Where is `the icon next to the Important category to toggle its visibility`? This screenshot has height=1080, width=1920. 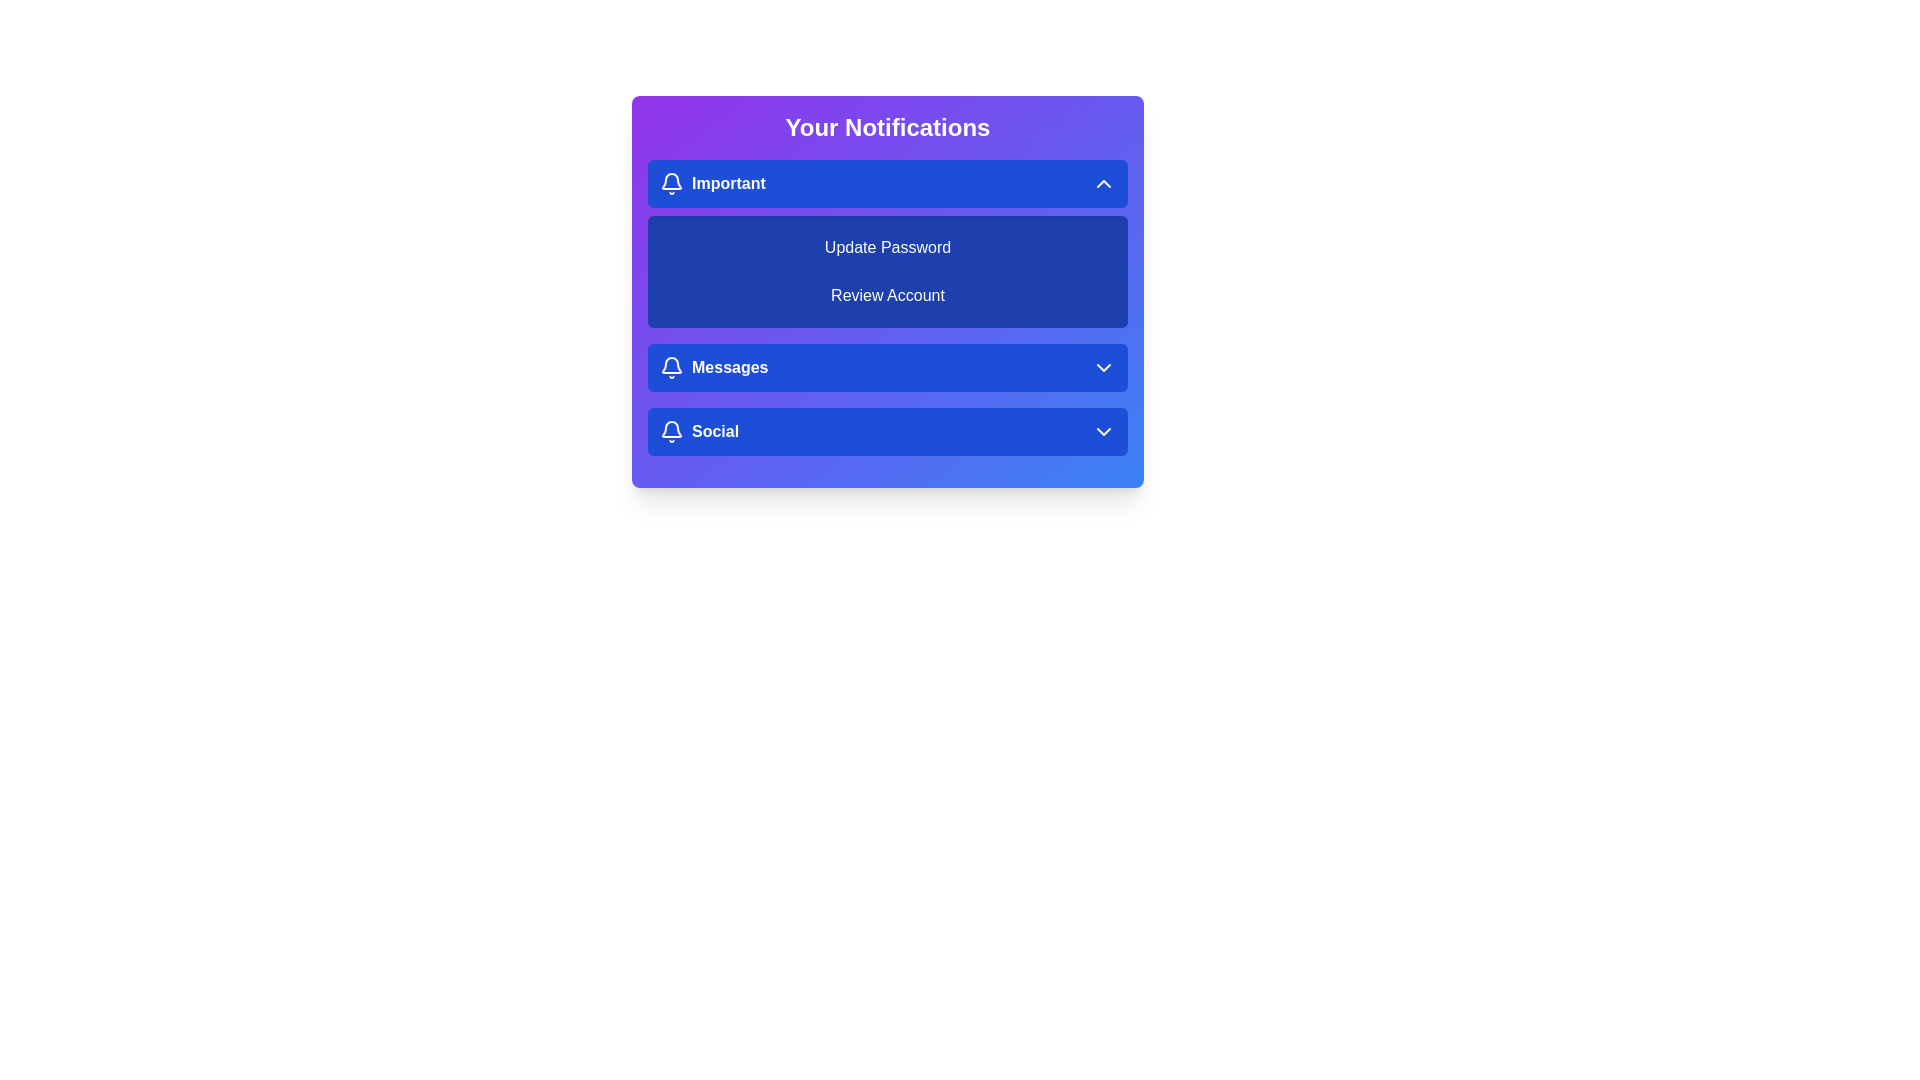 the icon next to the Important category to toggle its visibility is located at coordinates (672, 184).